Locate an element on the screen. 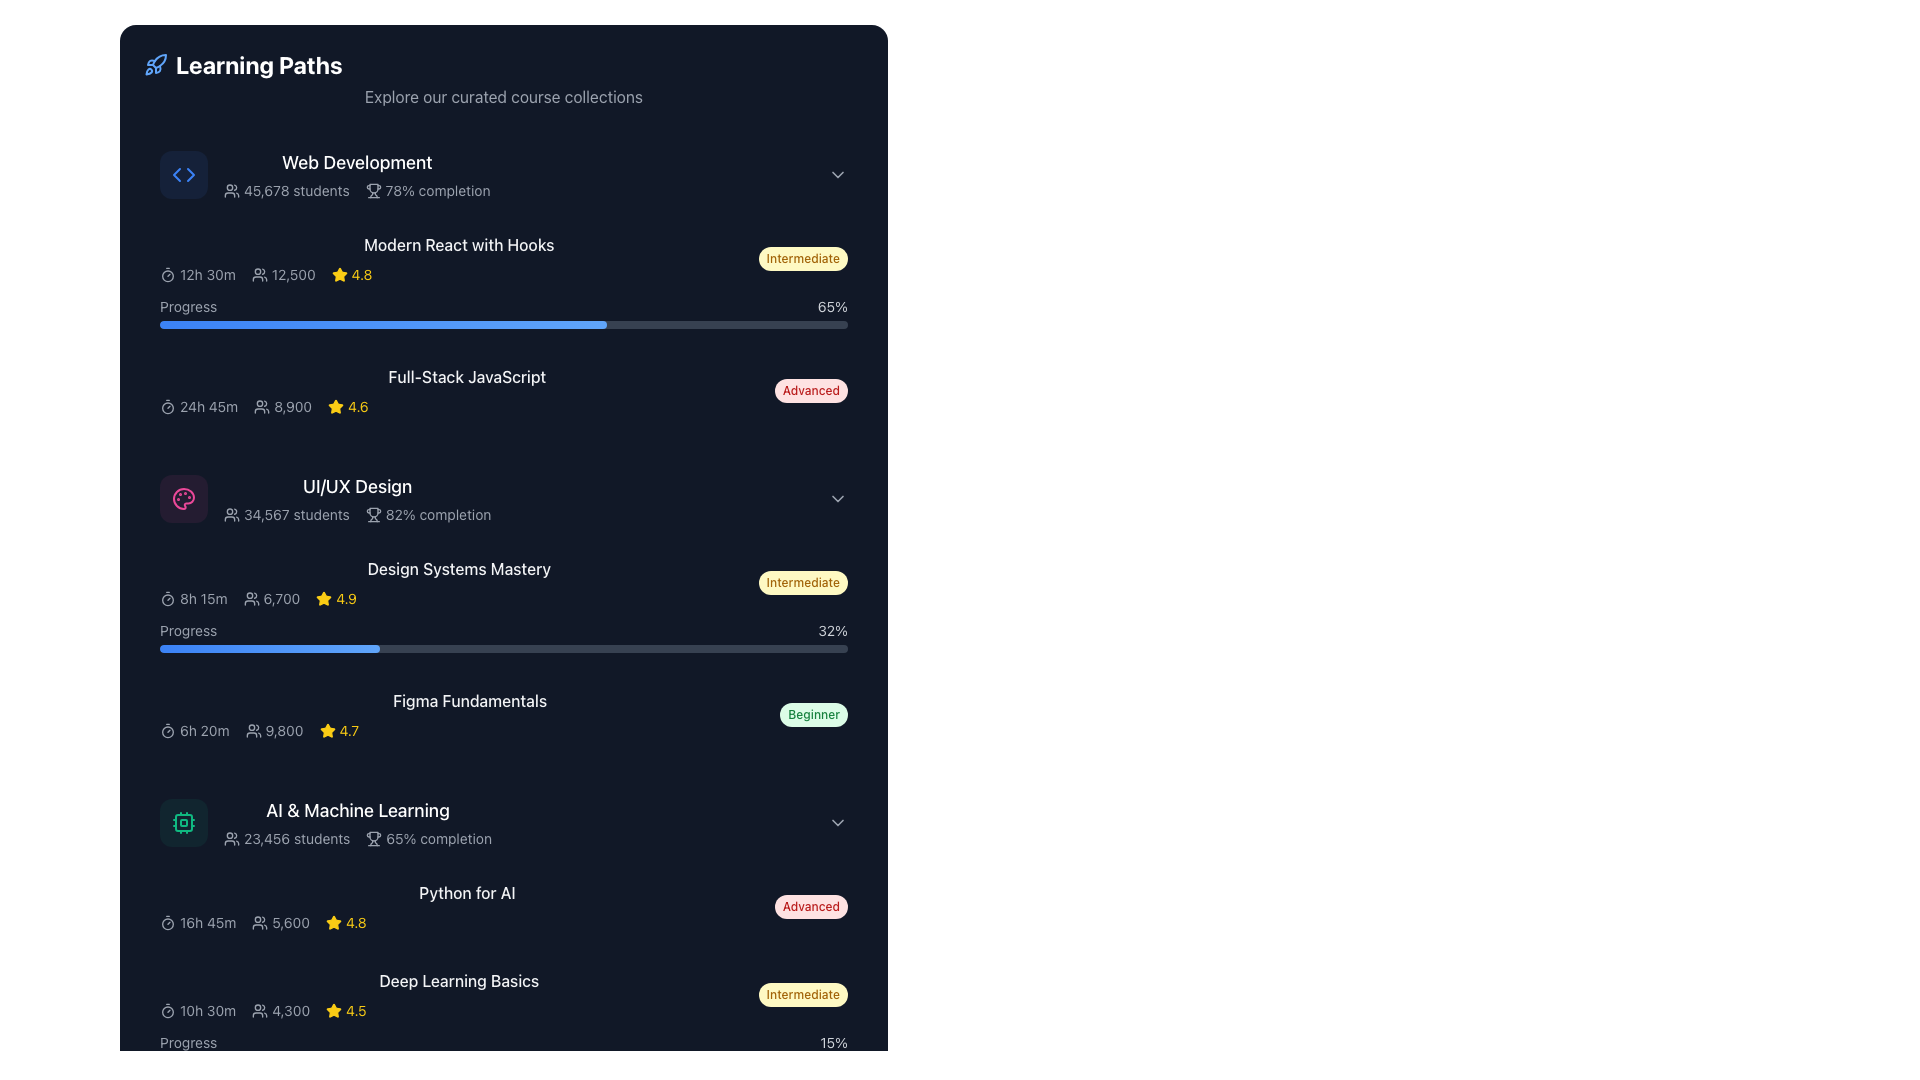 The image size is (1920, 1080). progress indicator segment representing 32% completion of the 'Design Systems Mastery' course for debugging purposes is located at coordinates (269, 648).